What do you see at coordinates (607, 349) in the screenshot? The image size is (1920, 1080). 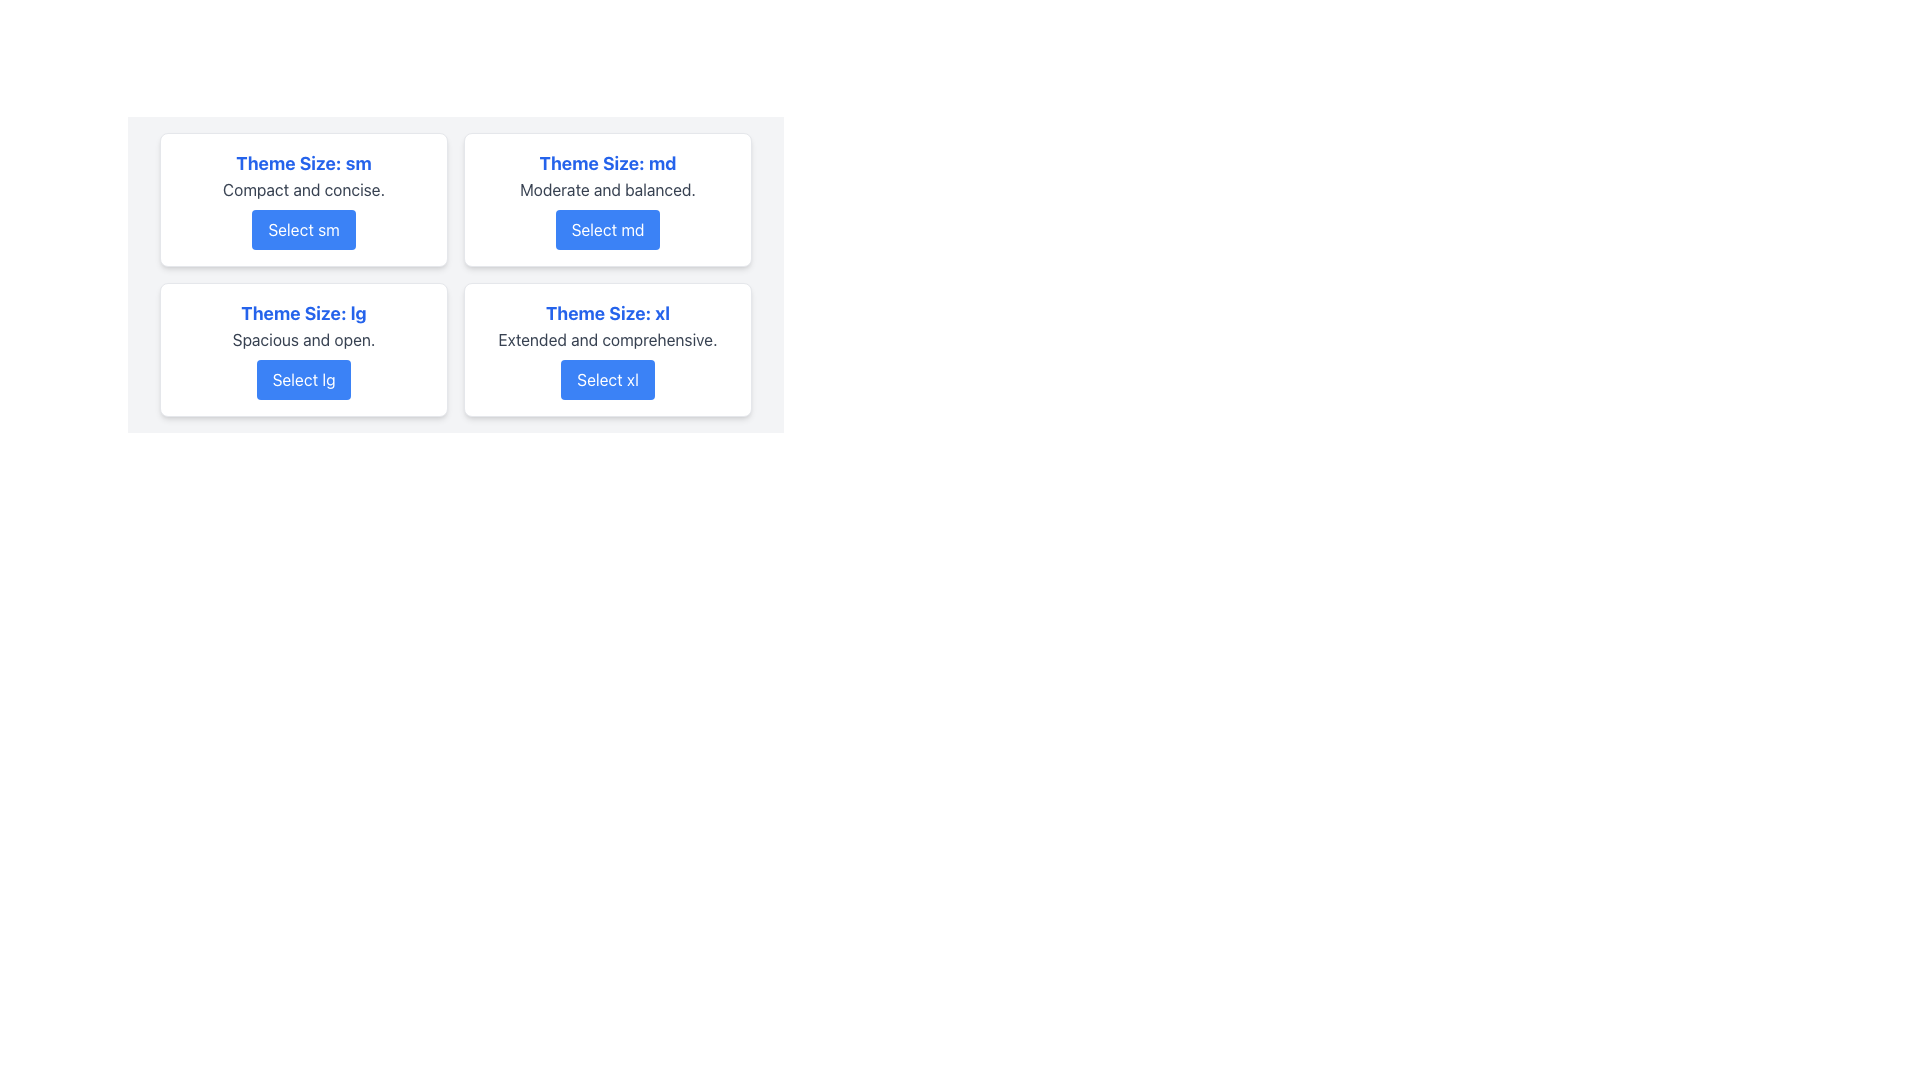 I see `the fourth card in the grid layout that provides information about the 'xl' theme size` at bounding box center [607, 349].